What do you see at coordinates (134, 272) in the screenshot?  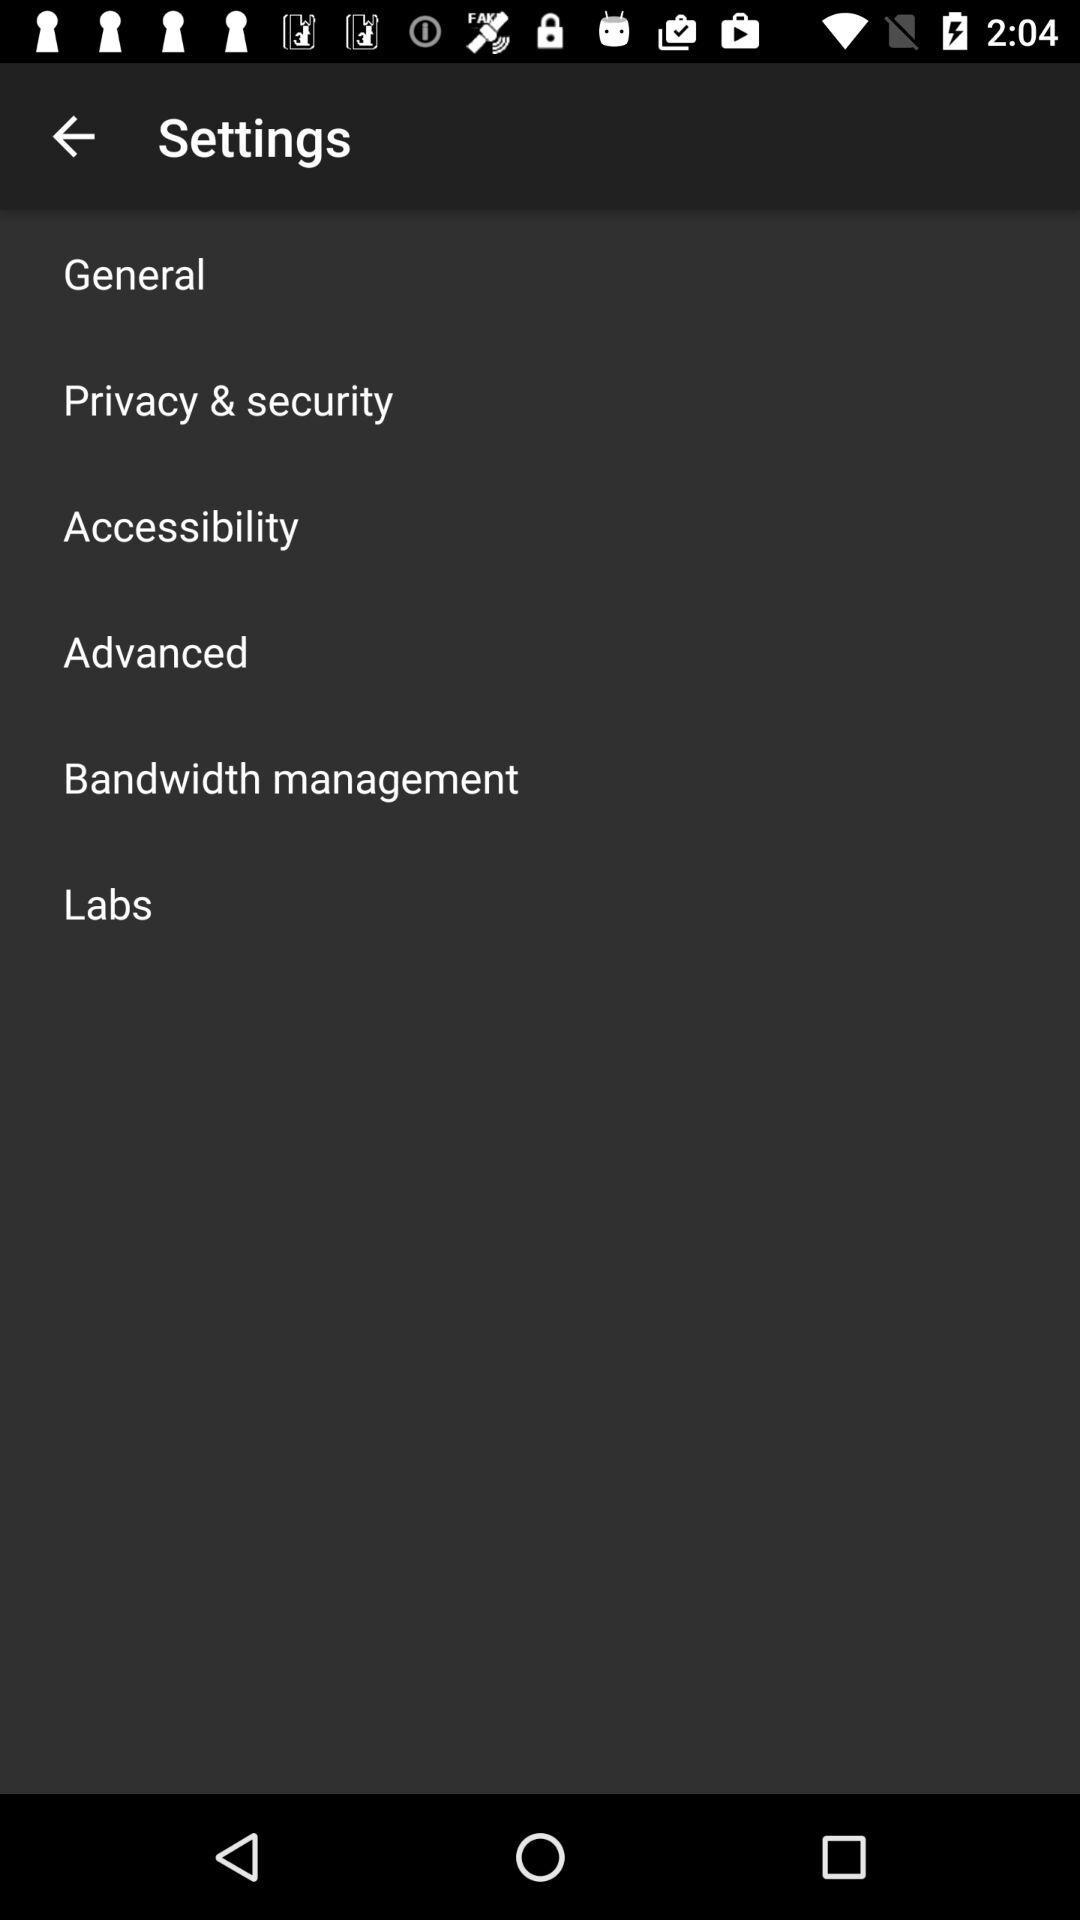 I see `the app above privacy & security` at bounding box center [134, 272].